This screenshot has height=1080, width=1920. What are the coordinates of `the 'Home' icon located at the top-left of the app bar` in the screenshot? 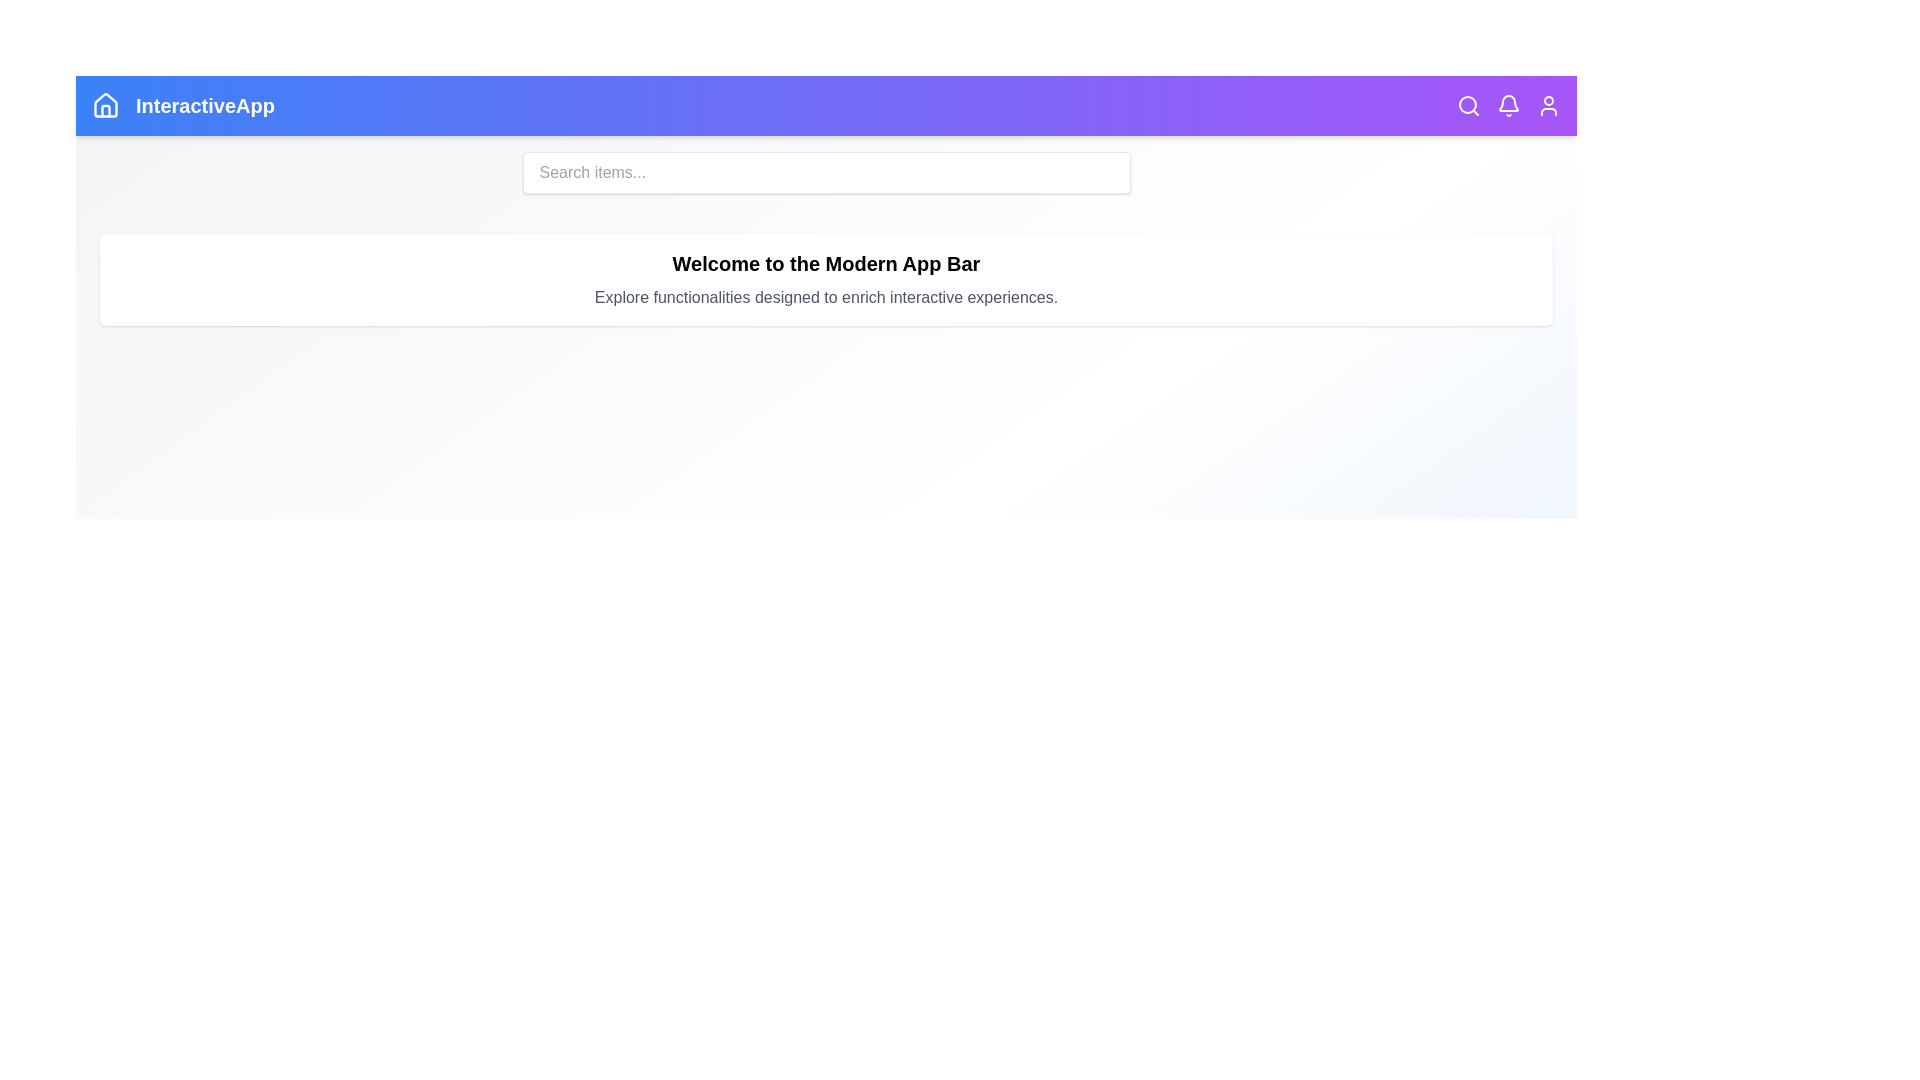 It's located at (104, 105).